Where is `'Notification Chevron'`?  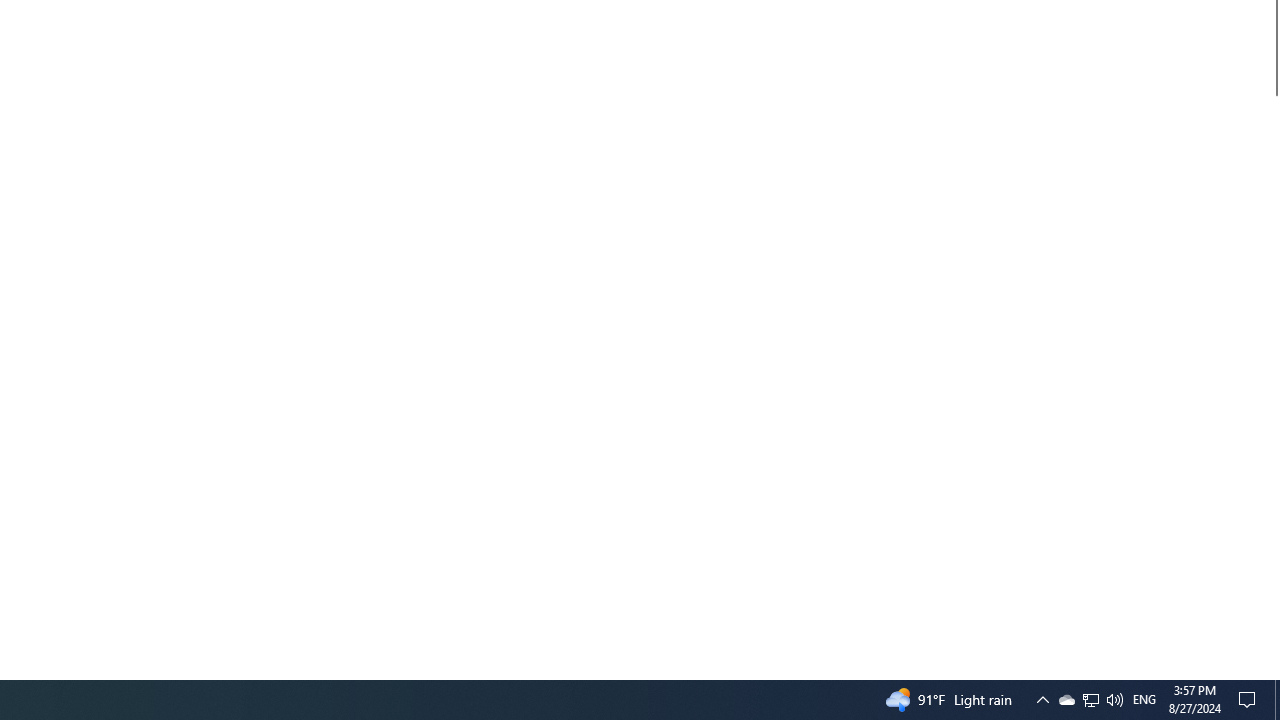 'Notification Chevron' is located at coordinates (1065, 698).